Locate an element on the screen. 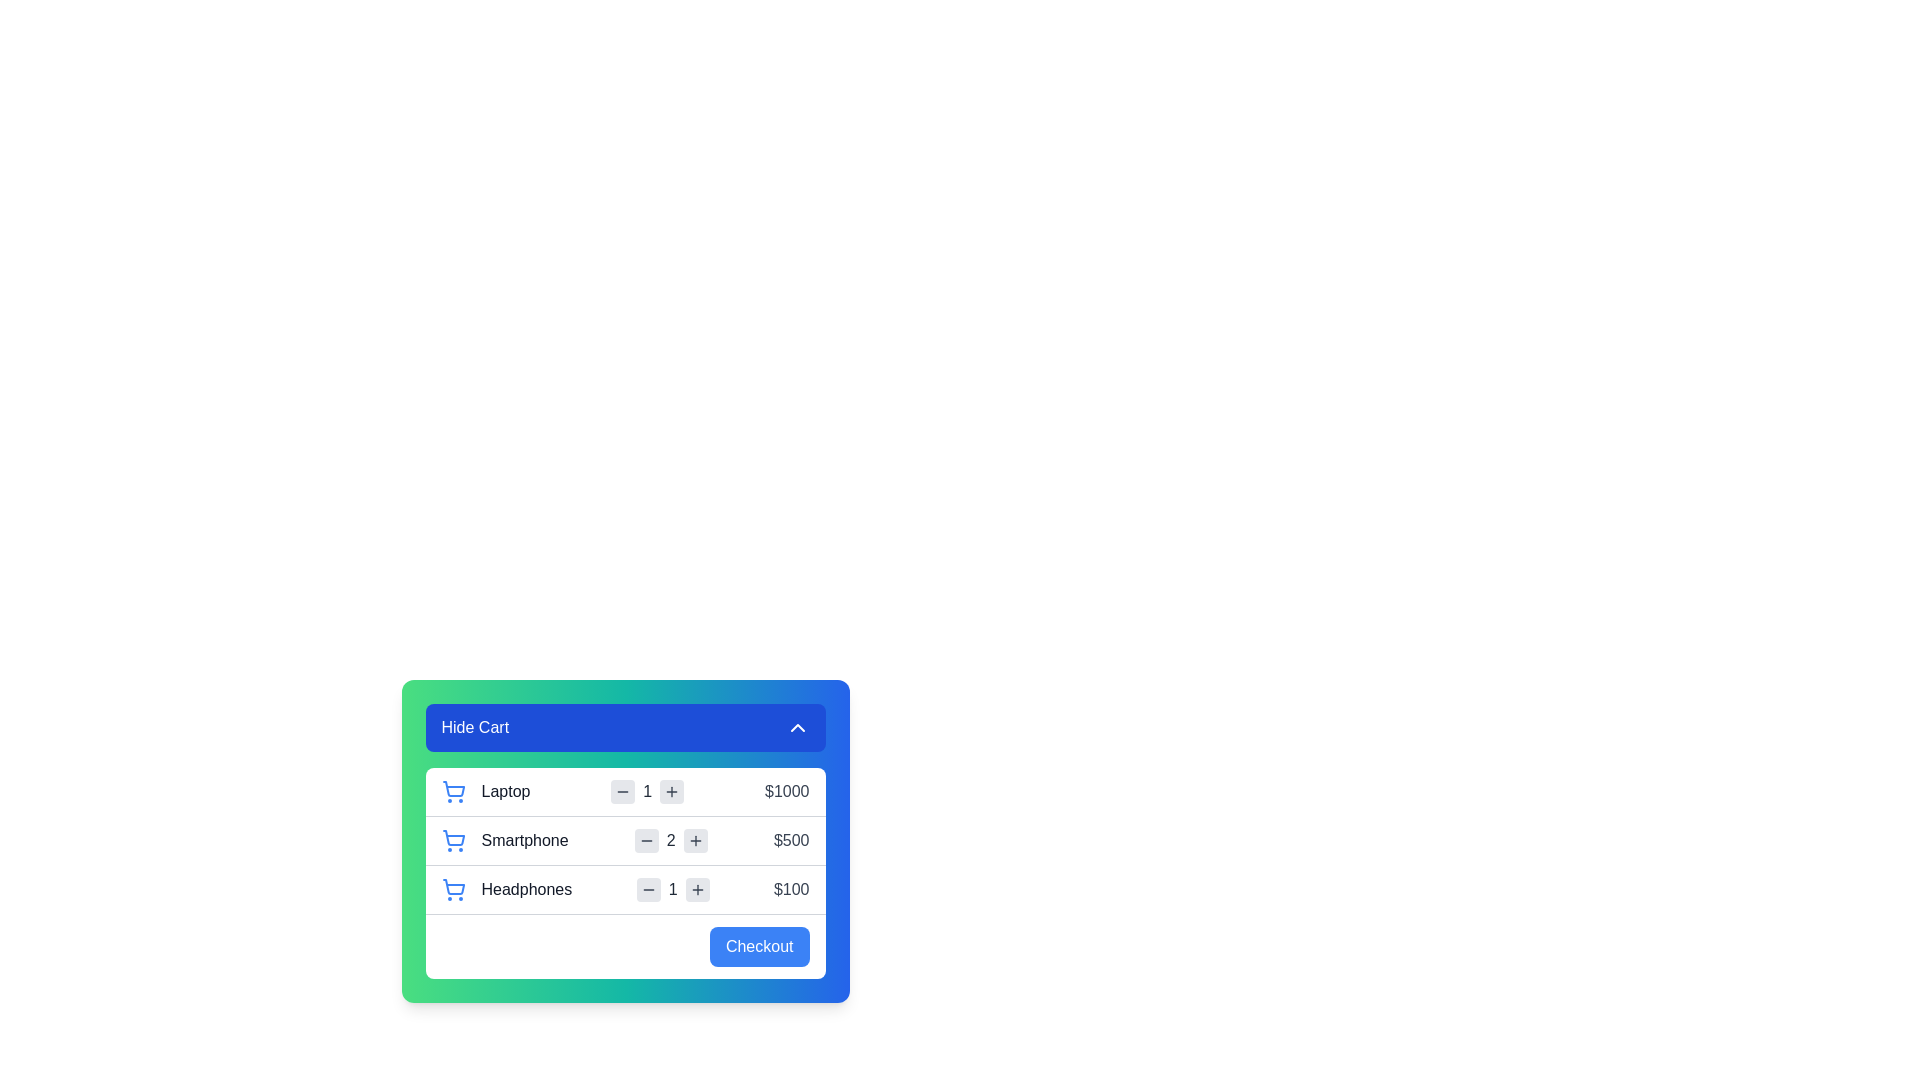 The height and width of the screenshot is (1080, 1920). the button to the right of the quantity indicator for 'Headphones' to increase the quantity in the cart is located at coordinates (697, 889).